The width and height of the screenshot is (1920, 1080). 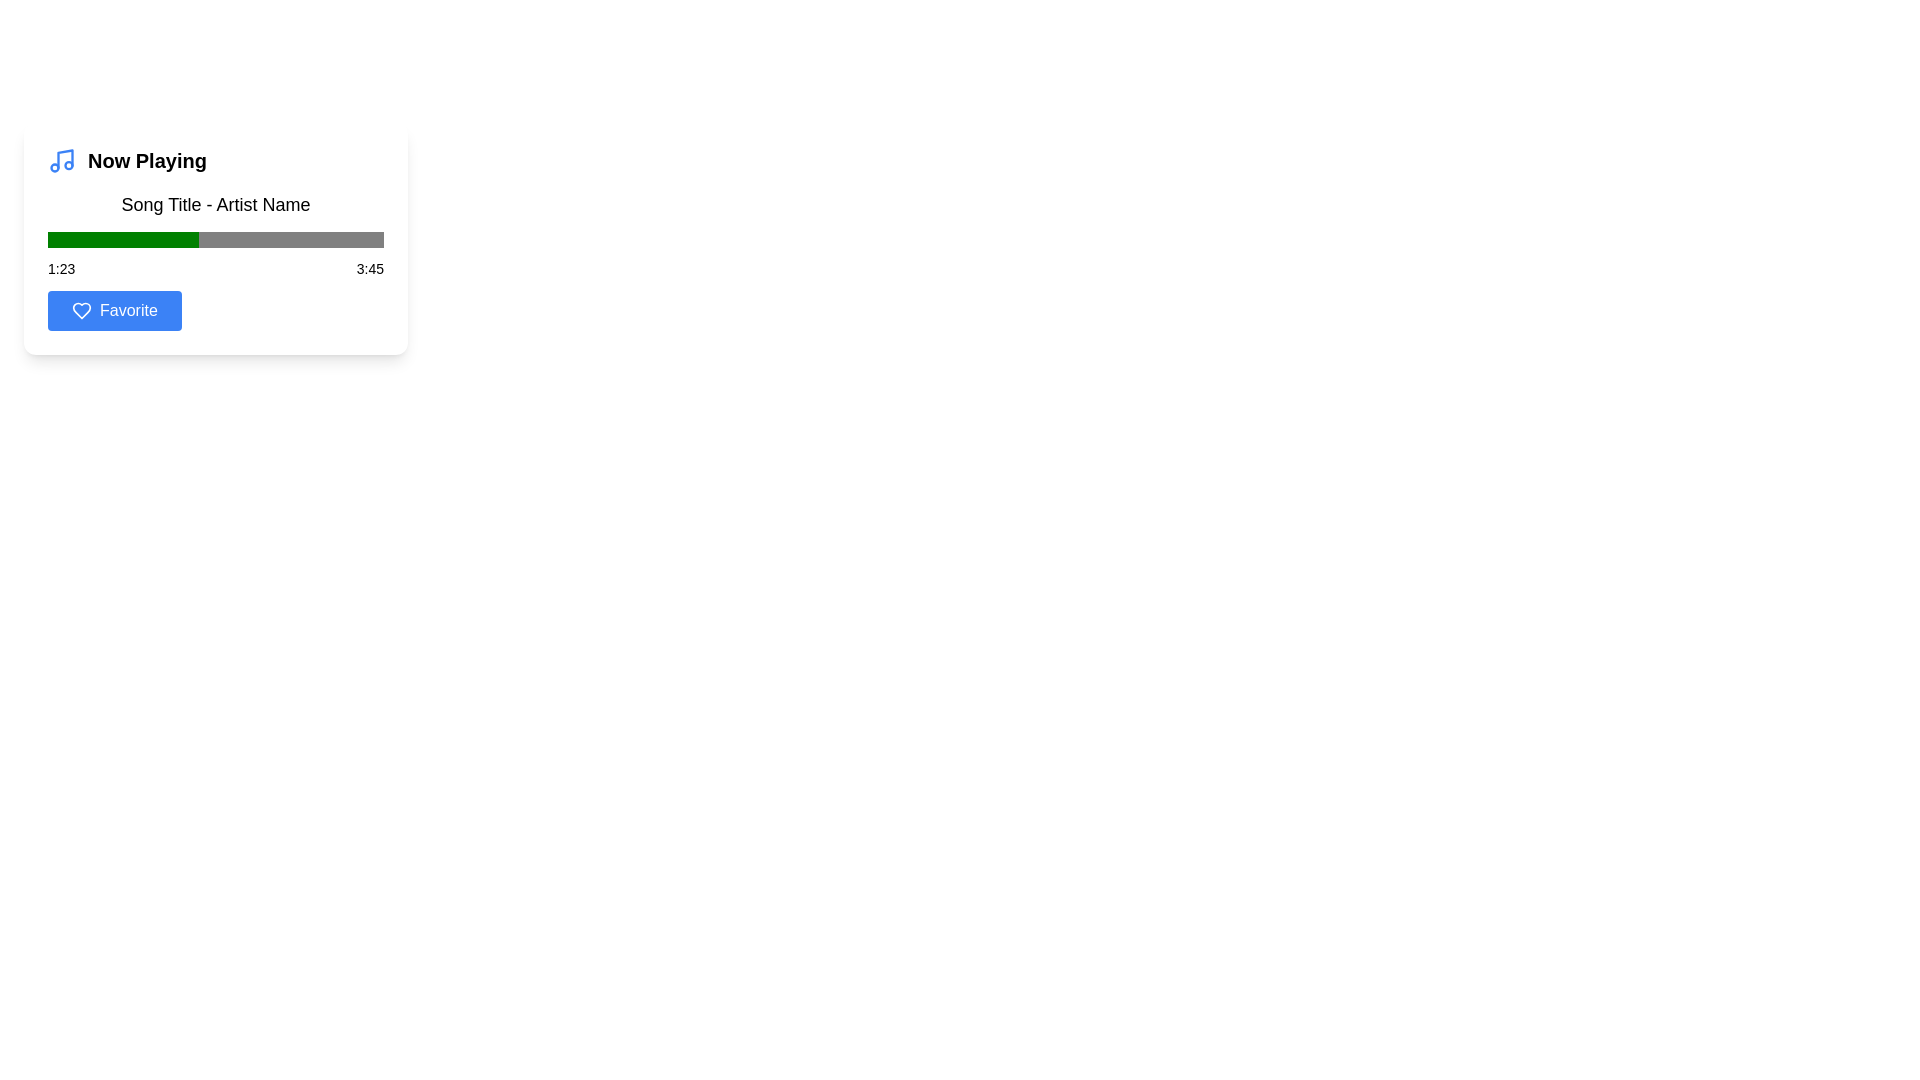 I want to click on the heart-shaped SVG icon located within the 'Favorite' button beneath the music player card, so click(x=80, y=311).